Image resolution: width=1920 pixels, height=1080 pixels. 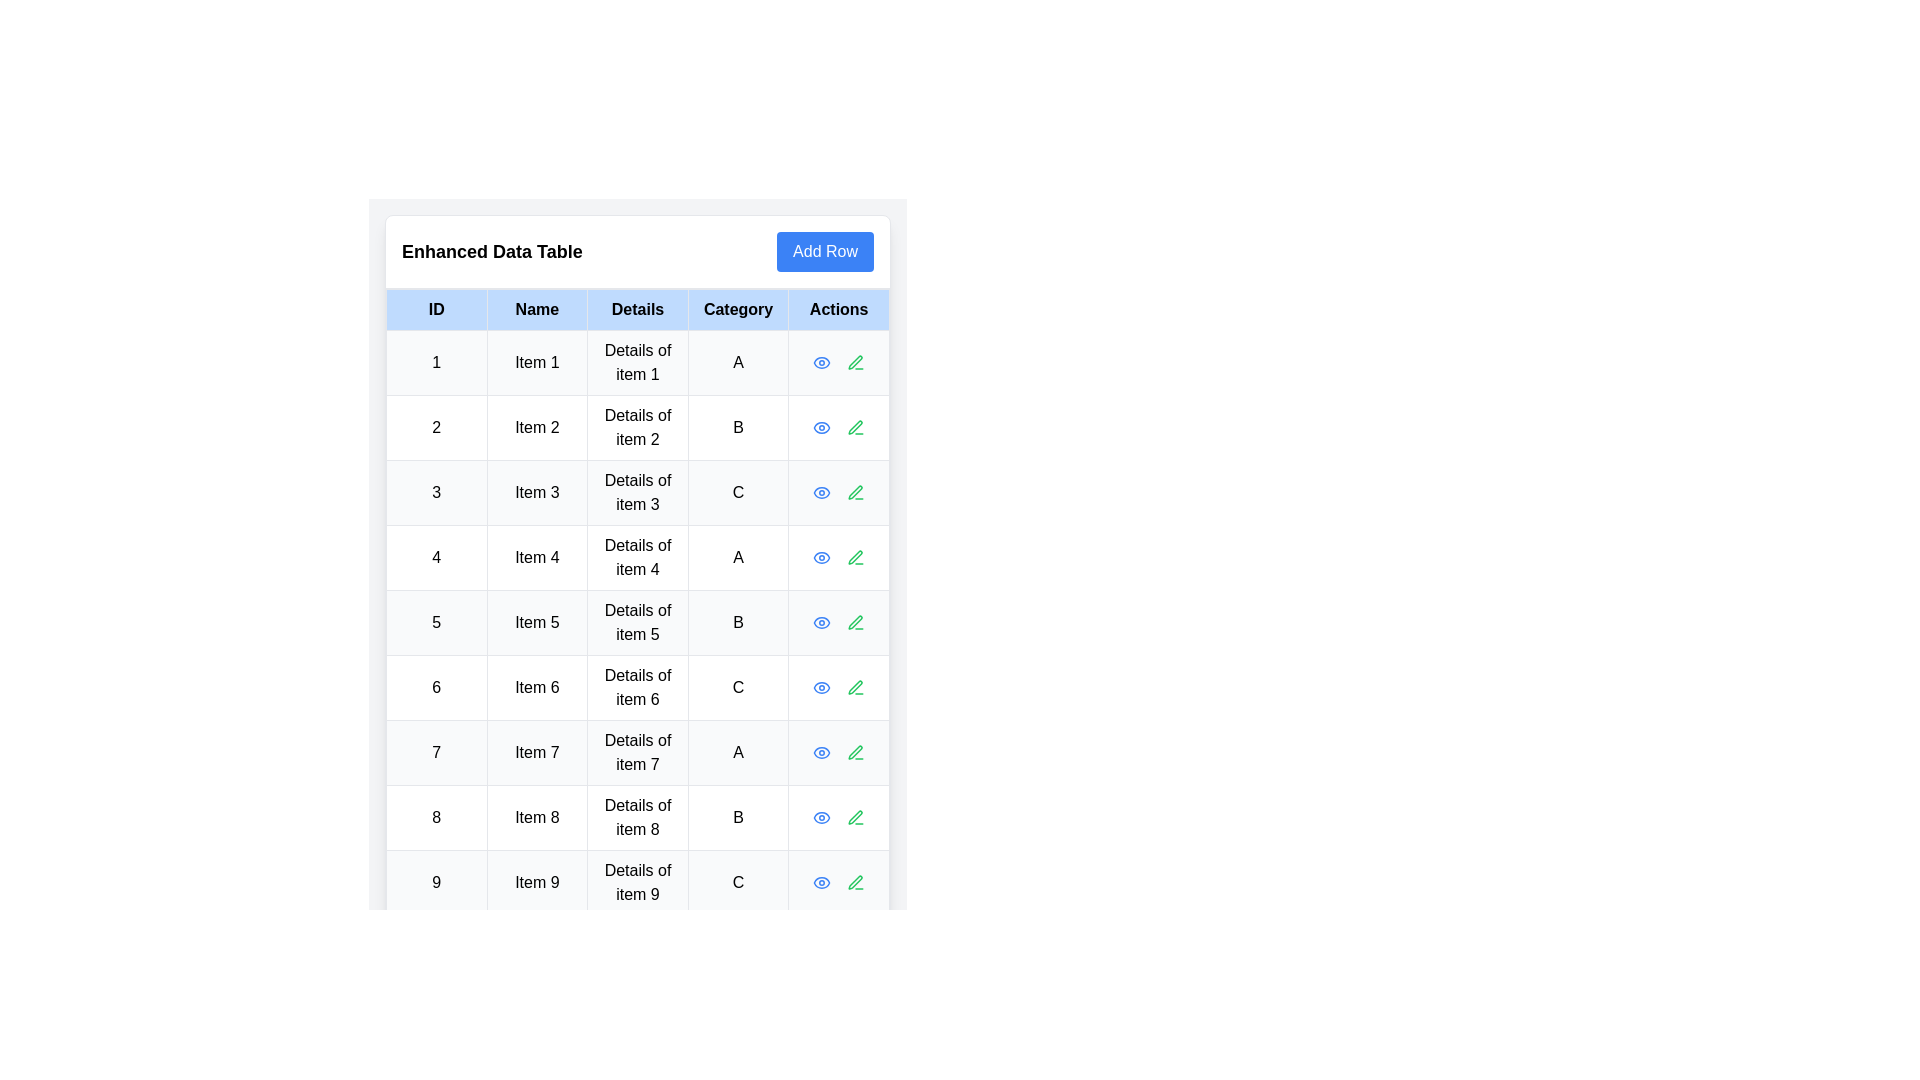 What do you see at coordinates (737, 362) in the screenshot?
I see `the table cell content located in the first row under the 'Category' column` at bounding box center [737, 362].